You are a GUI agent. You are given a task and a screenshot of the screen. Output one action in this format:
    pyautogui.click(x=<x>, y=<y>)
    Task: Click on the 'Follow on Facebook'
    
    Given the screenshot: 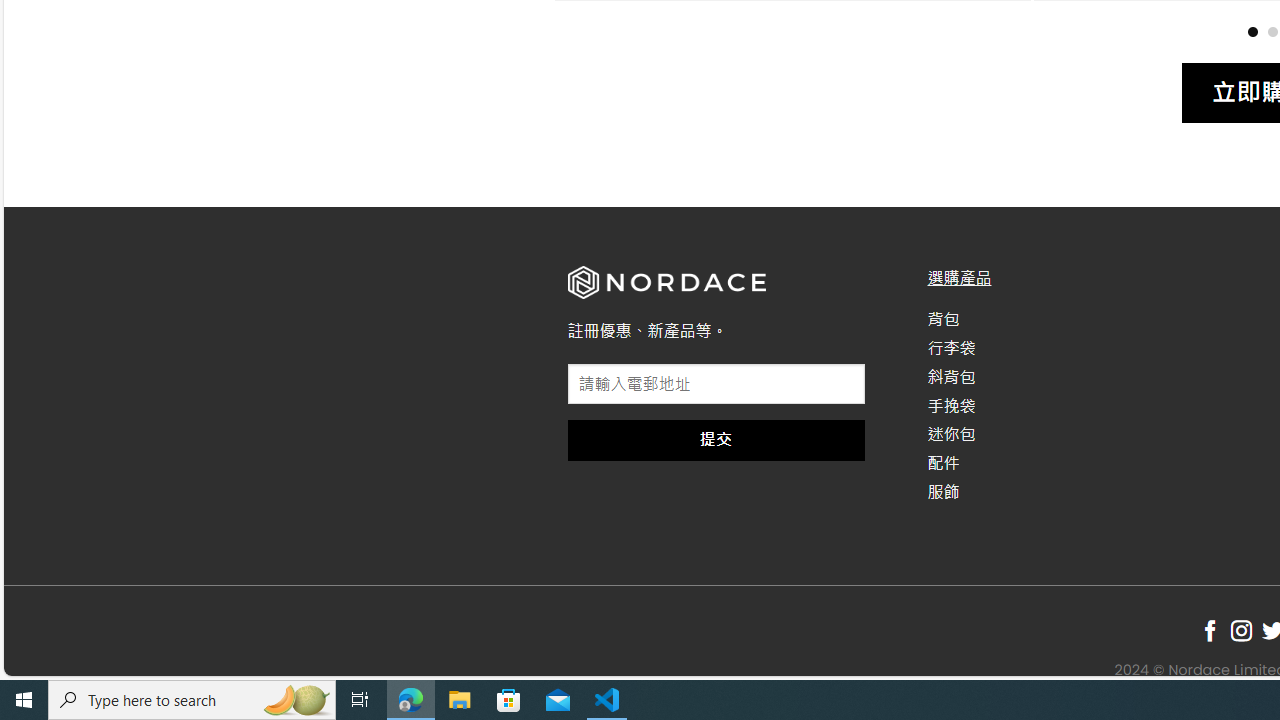 What is the action you would take?
    pyautogui.click(x=1209, y=631)
    